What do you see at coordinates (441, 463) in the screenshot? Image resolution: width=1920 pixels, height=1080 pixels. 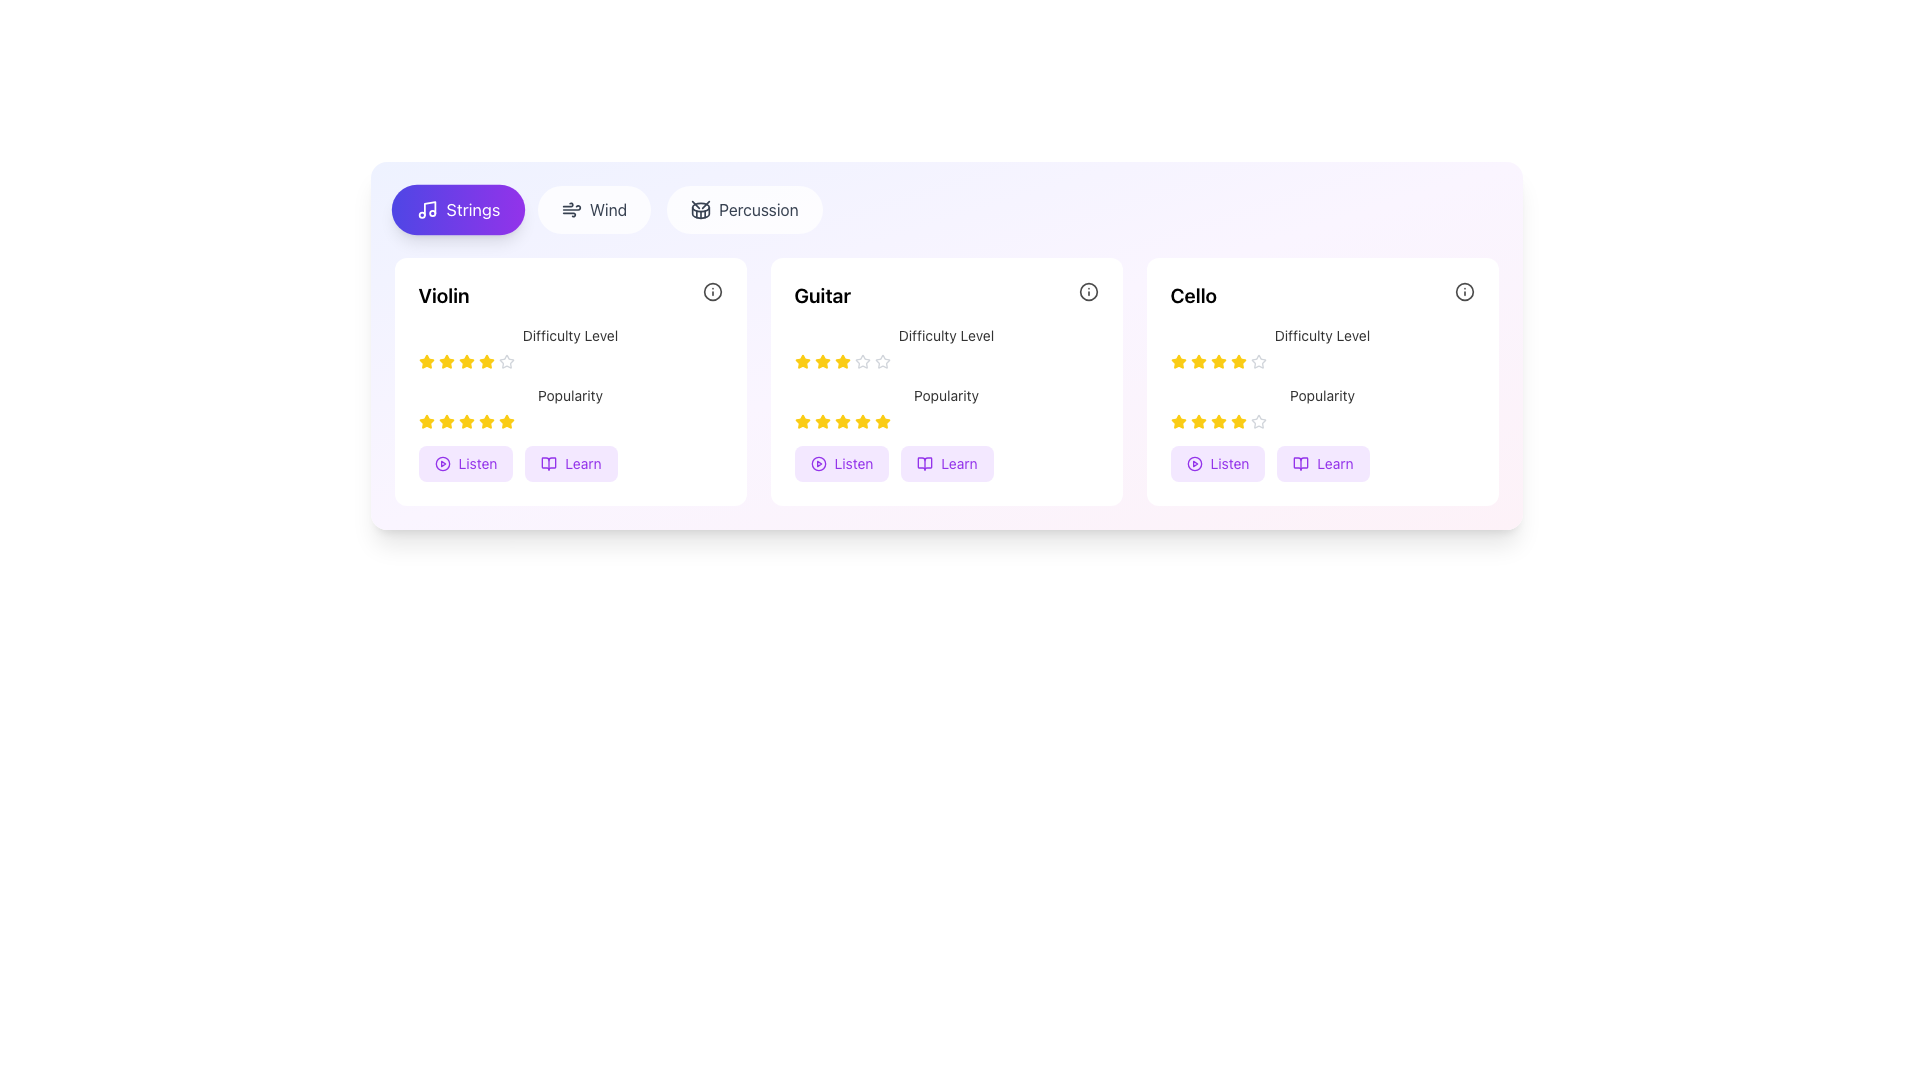 I see `the Icon Button (Play) located in the bottom-left of the 'Violin' card, to the left of the 'Listen' text label, to prompt a tooltip or animation` at bounding box center [441, 463].